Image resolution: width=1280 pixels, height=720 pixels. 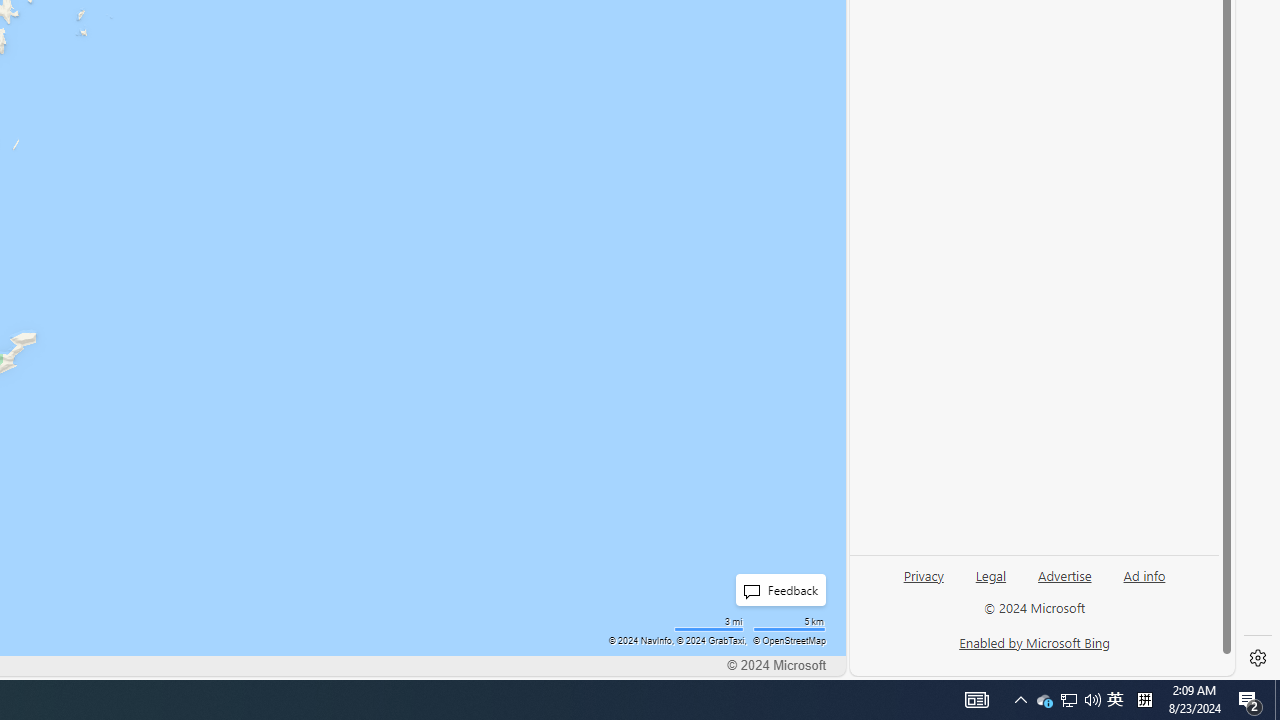 What do you see at coordinates (991, 574) in the screenshot?
I see `'Legal'` at bounding box center [991, 574].